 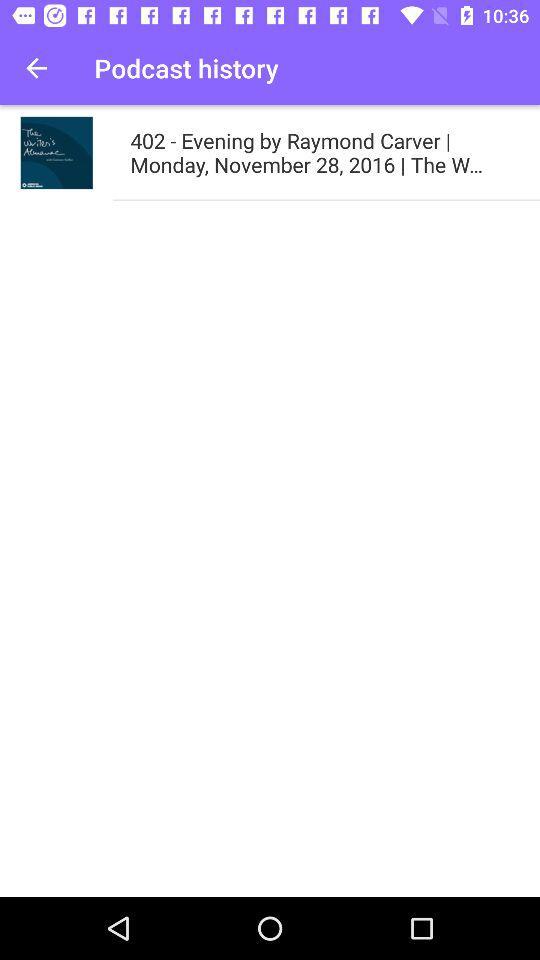 I want to click on item next to podcast history icon, so click(x=36, y=68).